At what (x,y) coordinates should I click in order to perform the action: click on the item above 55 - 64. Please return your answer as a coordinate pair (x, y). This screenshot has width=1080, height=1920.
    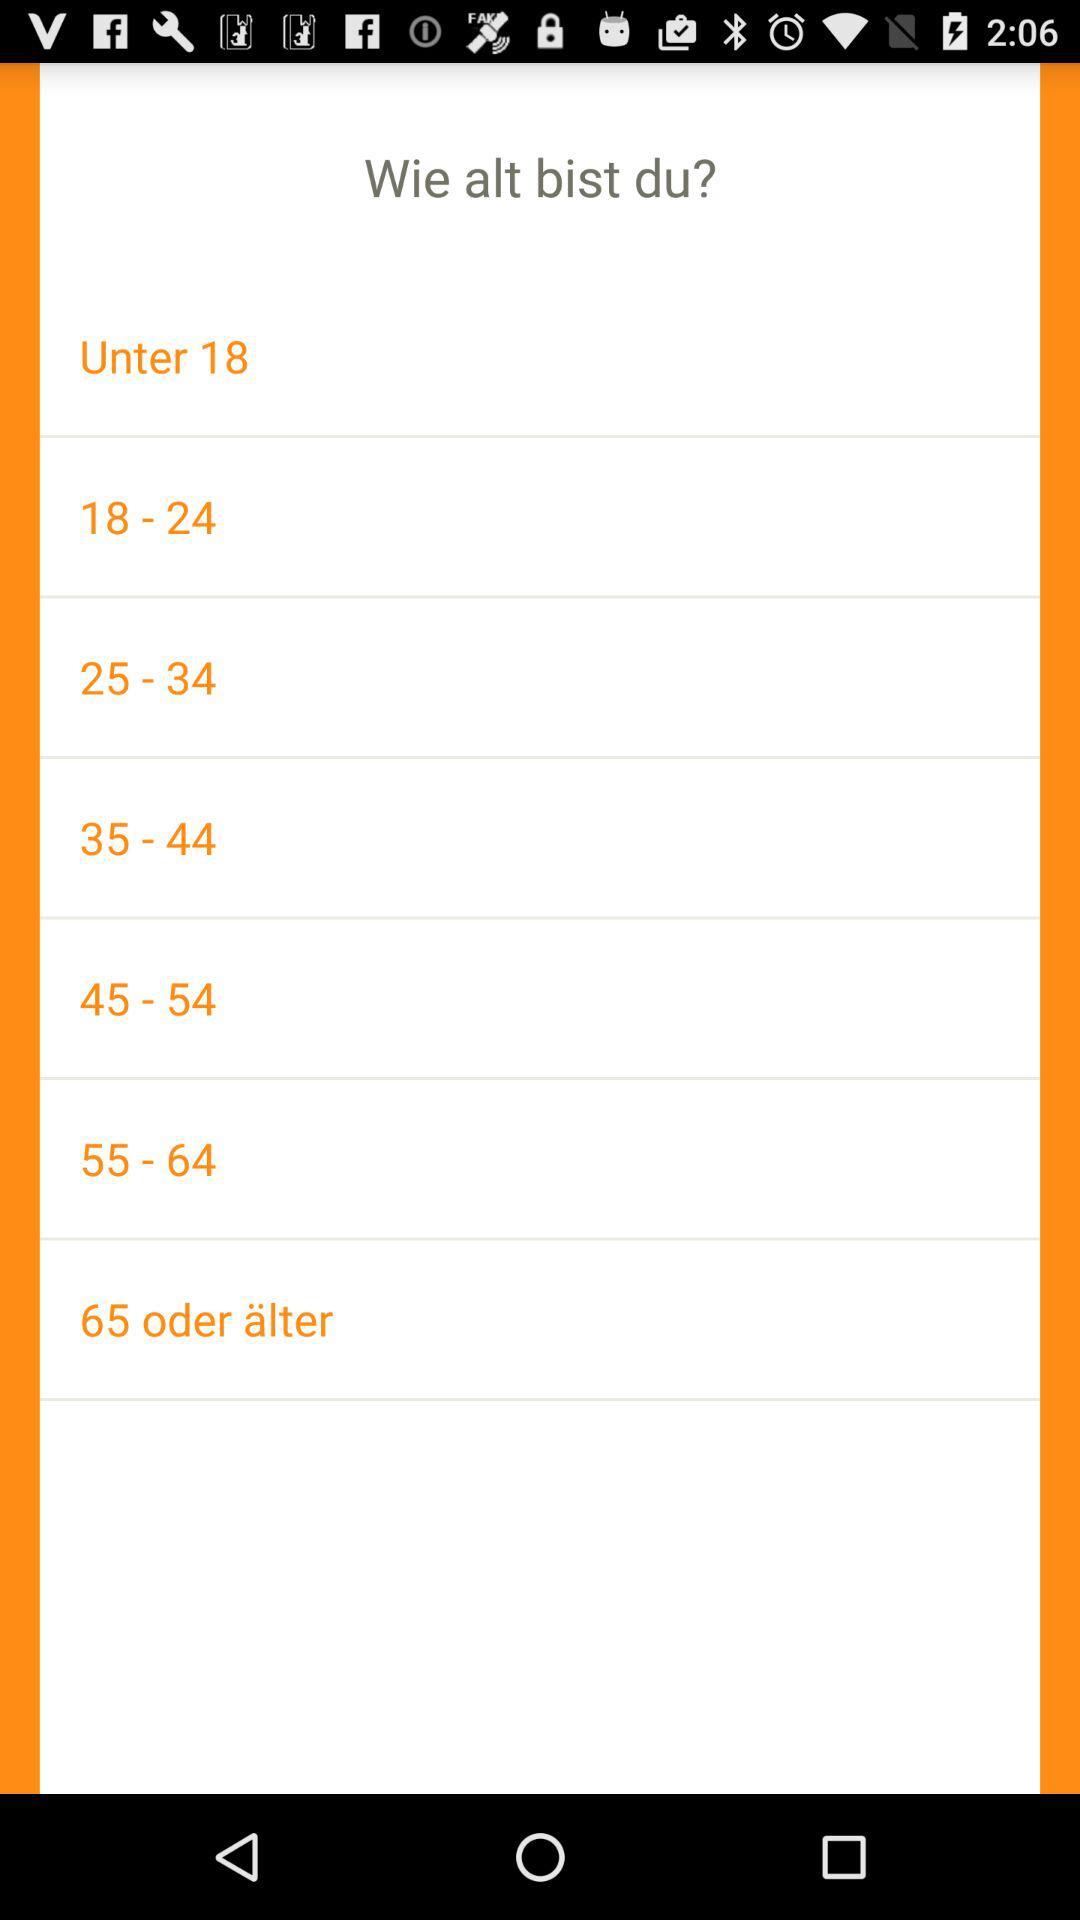
    Looking at the image, I should click on (540, 998).